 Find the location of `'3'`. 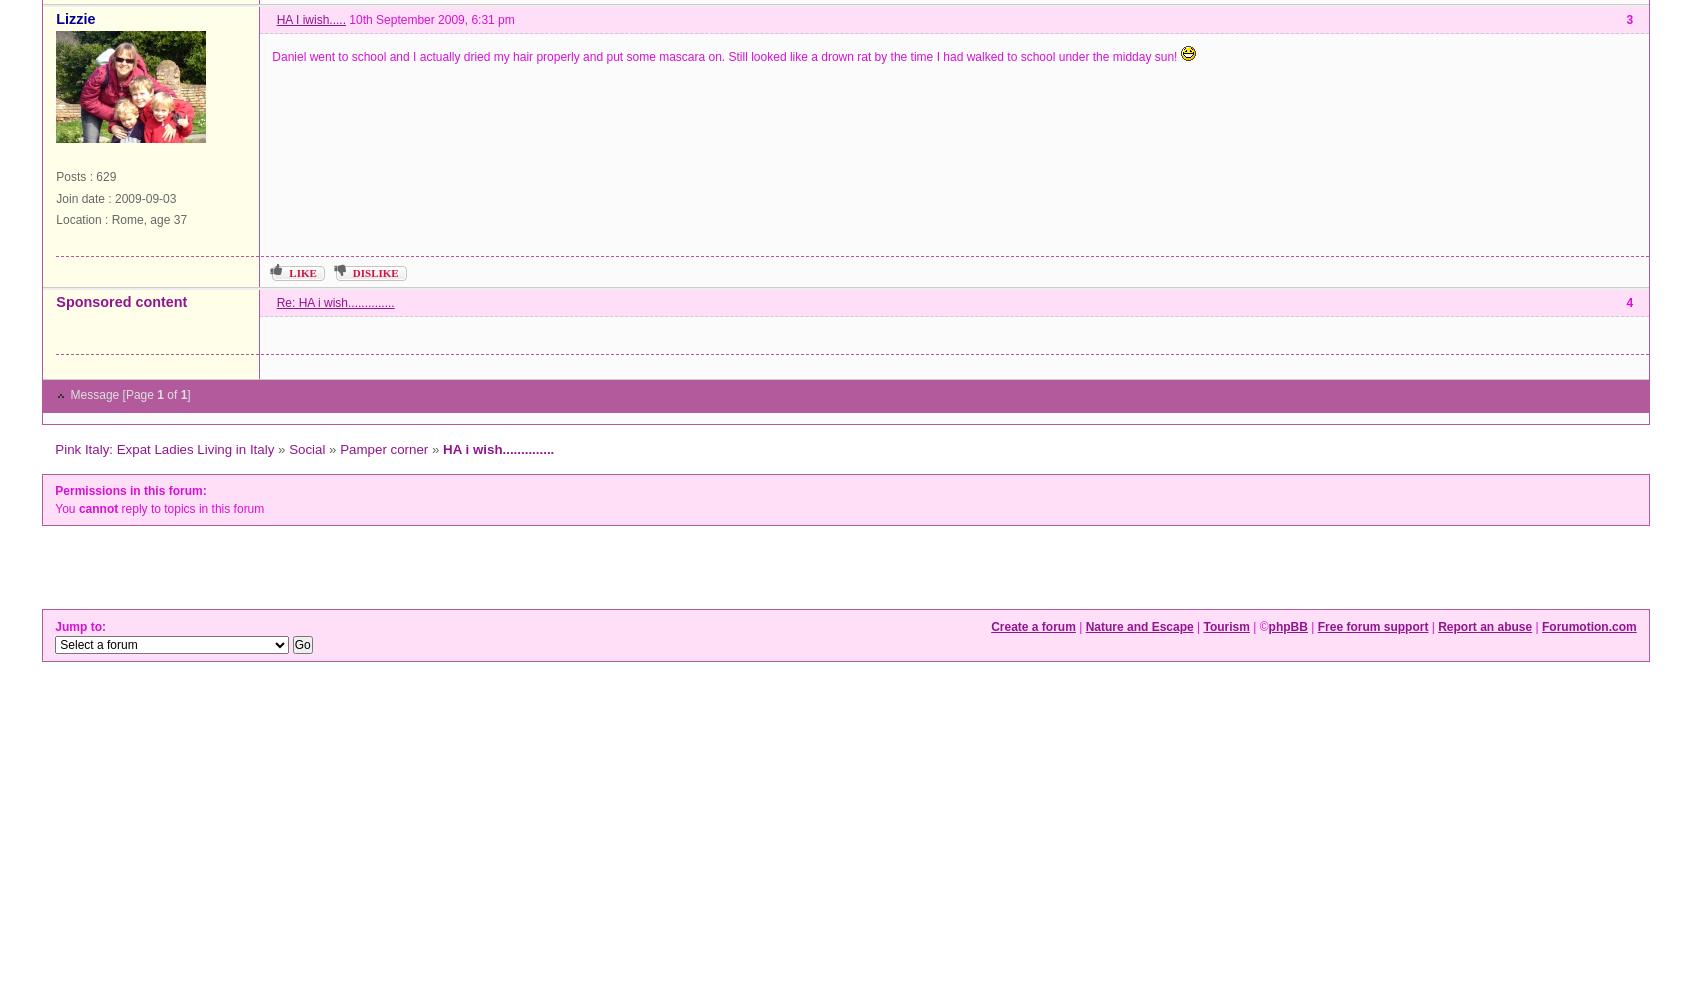

'3' is located at coordinates (1629, 19).